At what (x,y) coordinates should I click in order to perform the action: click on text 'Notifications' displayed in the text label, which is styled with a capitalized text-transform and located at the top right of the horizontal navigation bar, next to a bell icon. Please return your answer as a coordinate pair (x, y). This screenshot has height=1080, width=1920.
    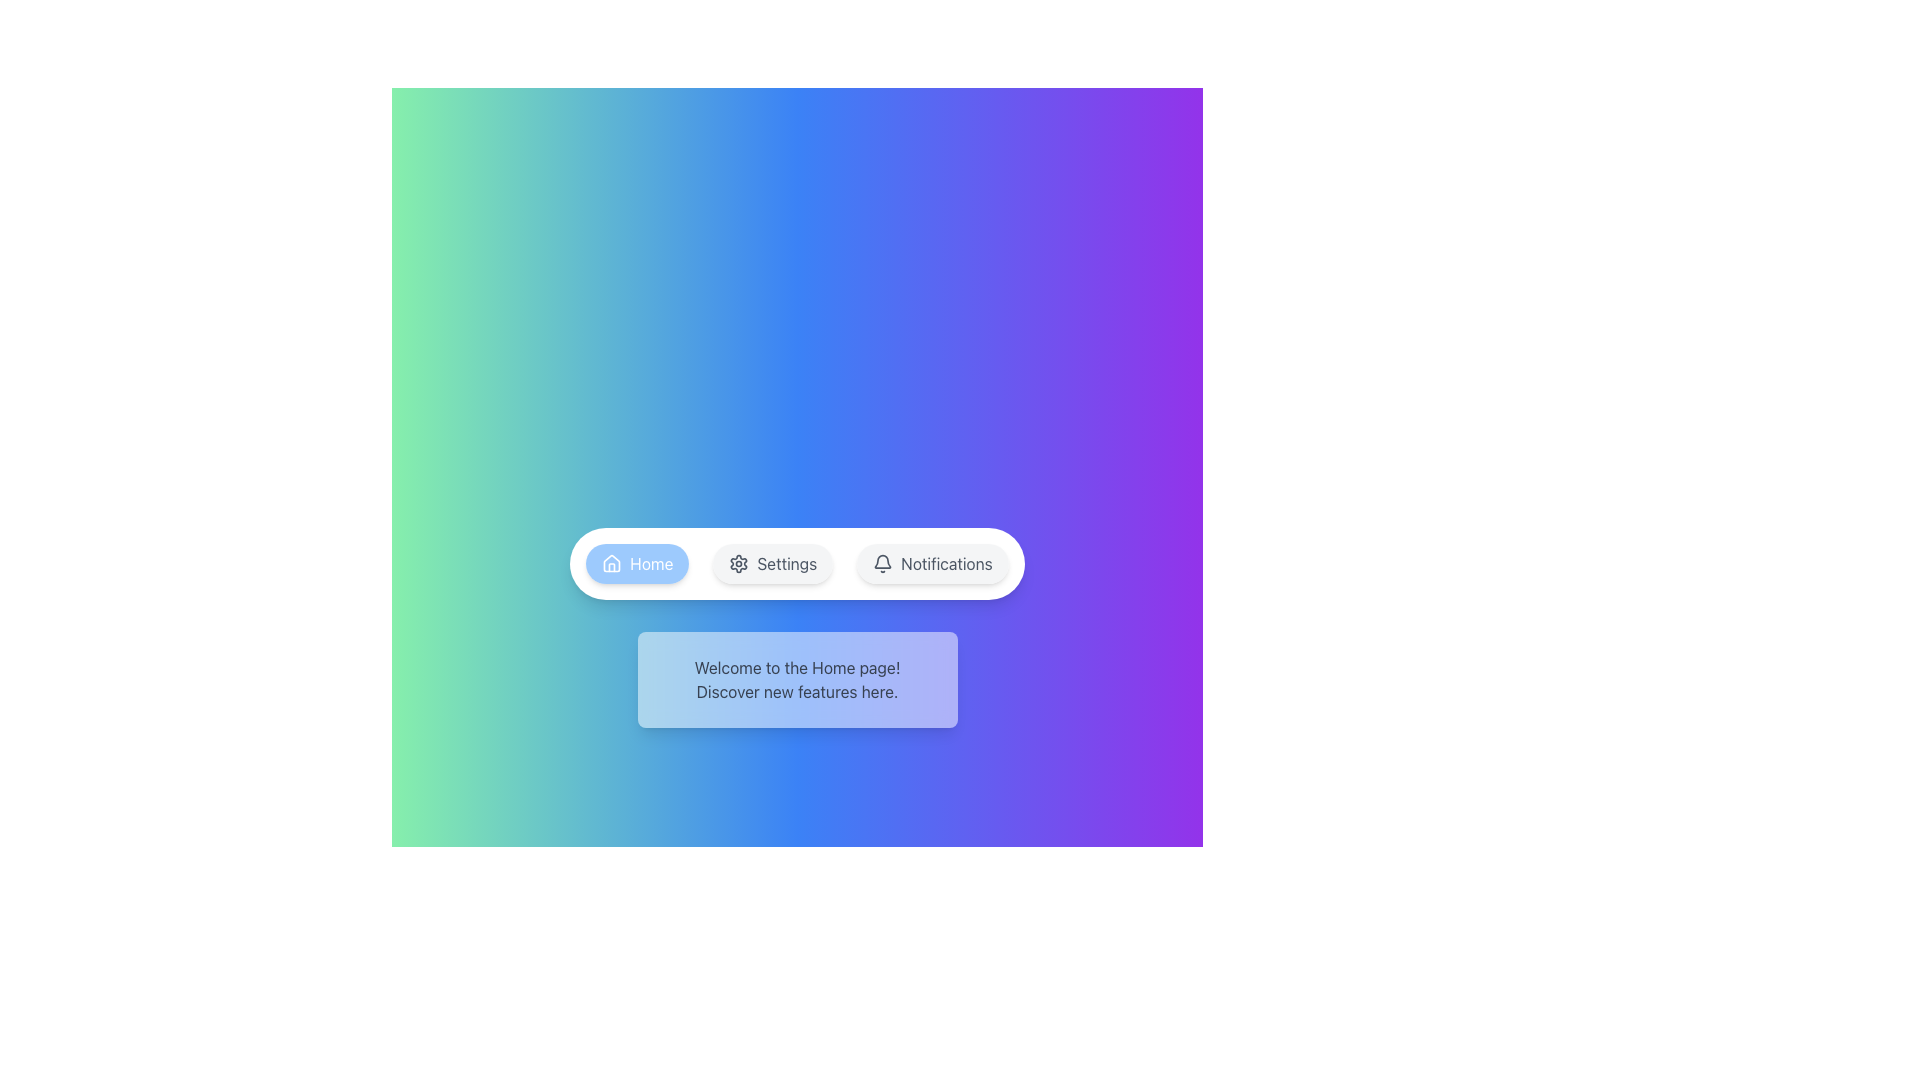
    Looking at the image, I should click on (945, 563).